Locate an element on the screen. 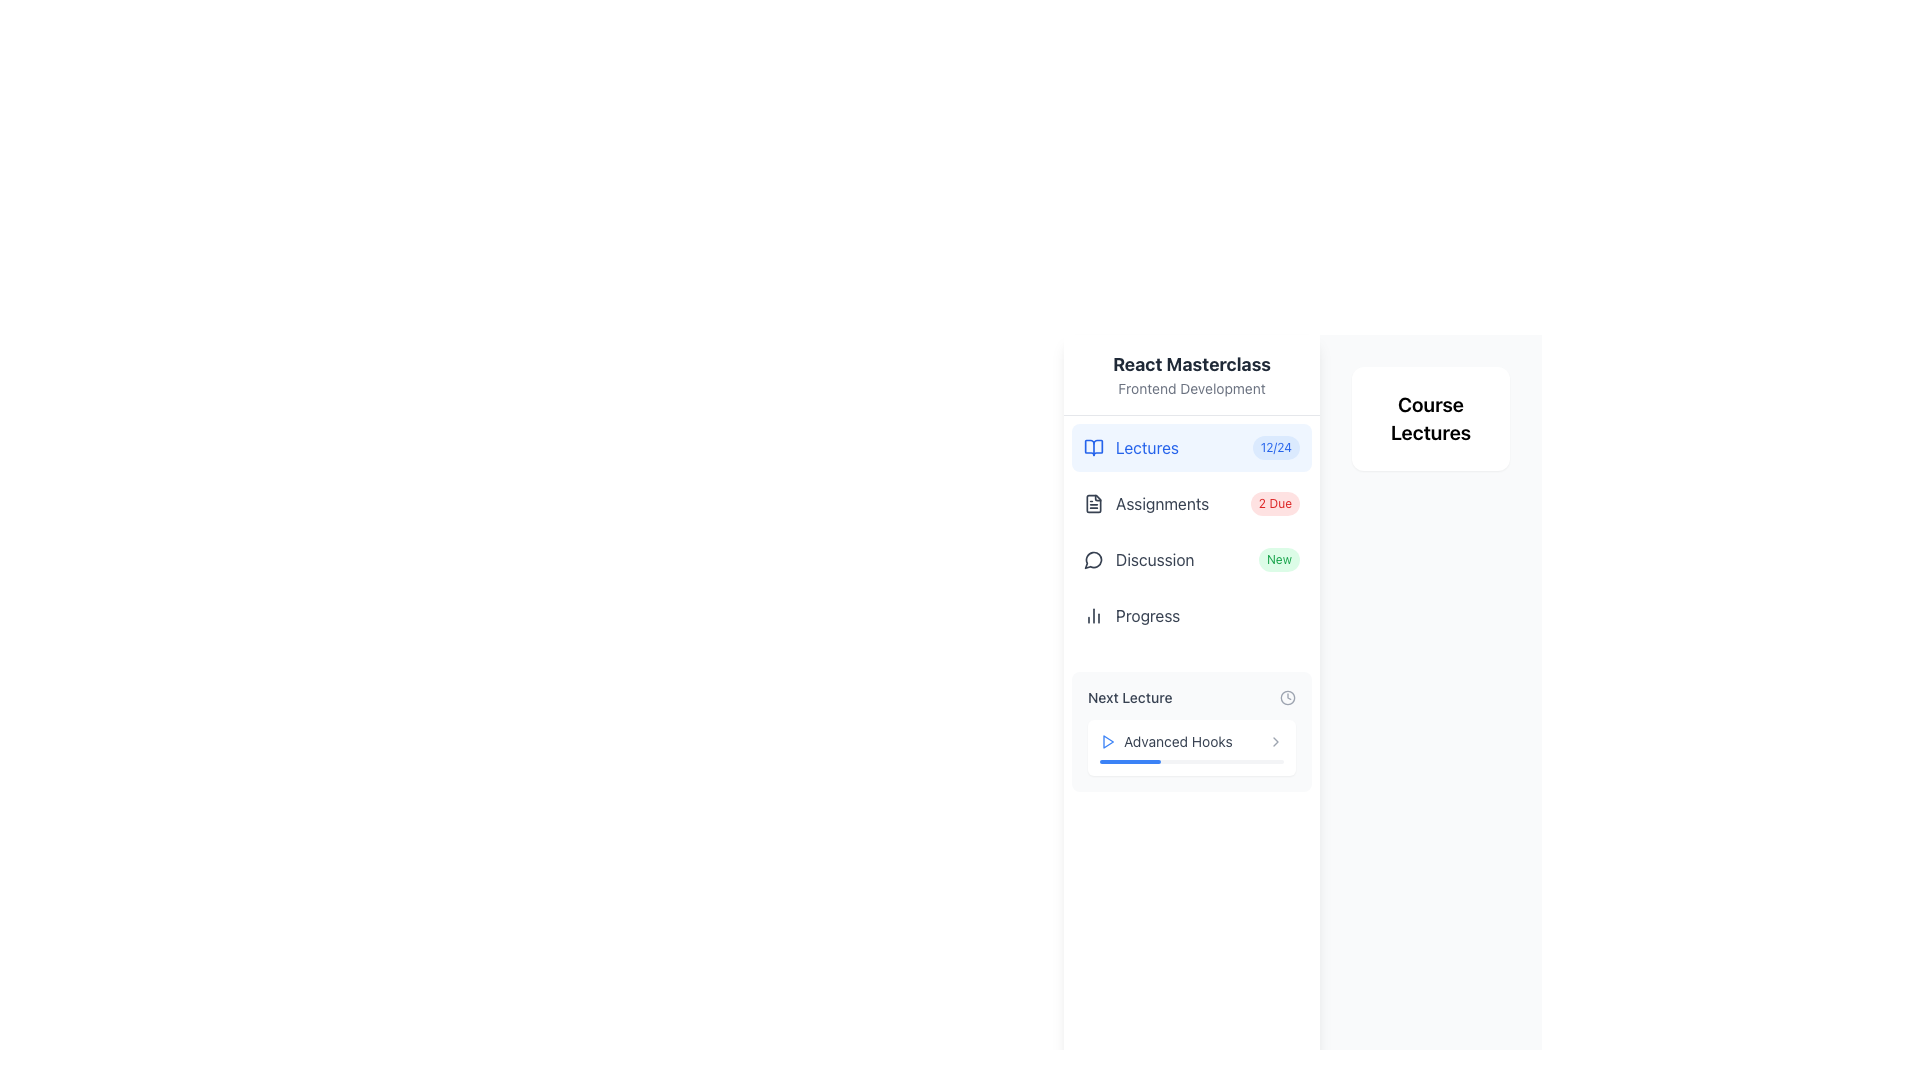 Image resolution: width=1920 pixels, height=1080 pixels. the menu section labeled 'Lectures12/24Assignments2 DueDiscussionNewProgress' is located at coordinates (1191, 535).